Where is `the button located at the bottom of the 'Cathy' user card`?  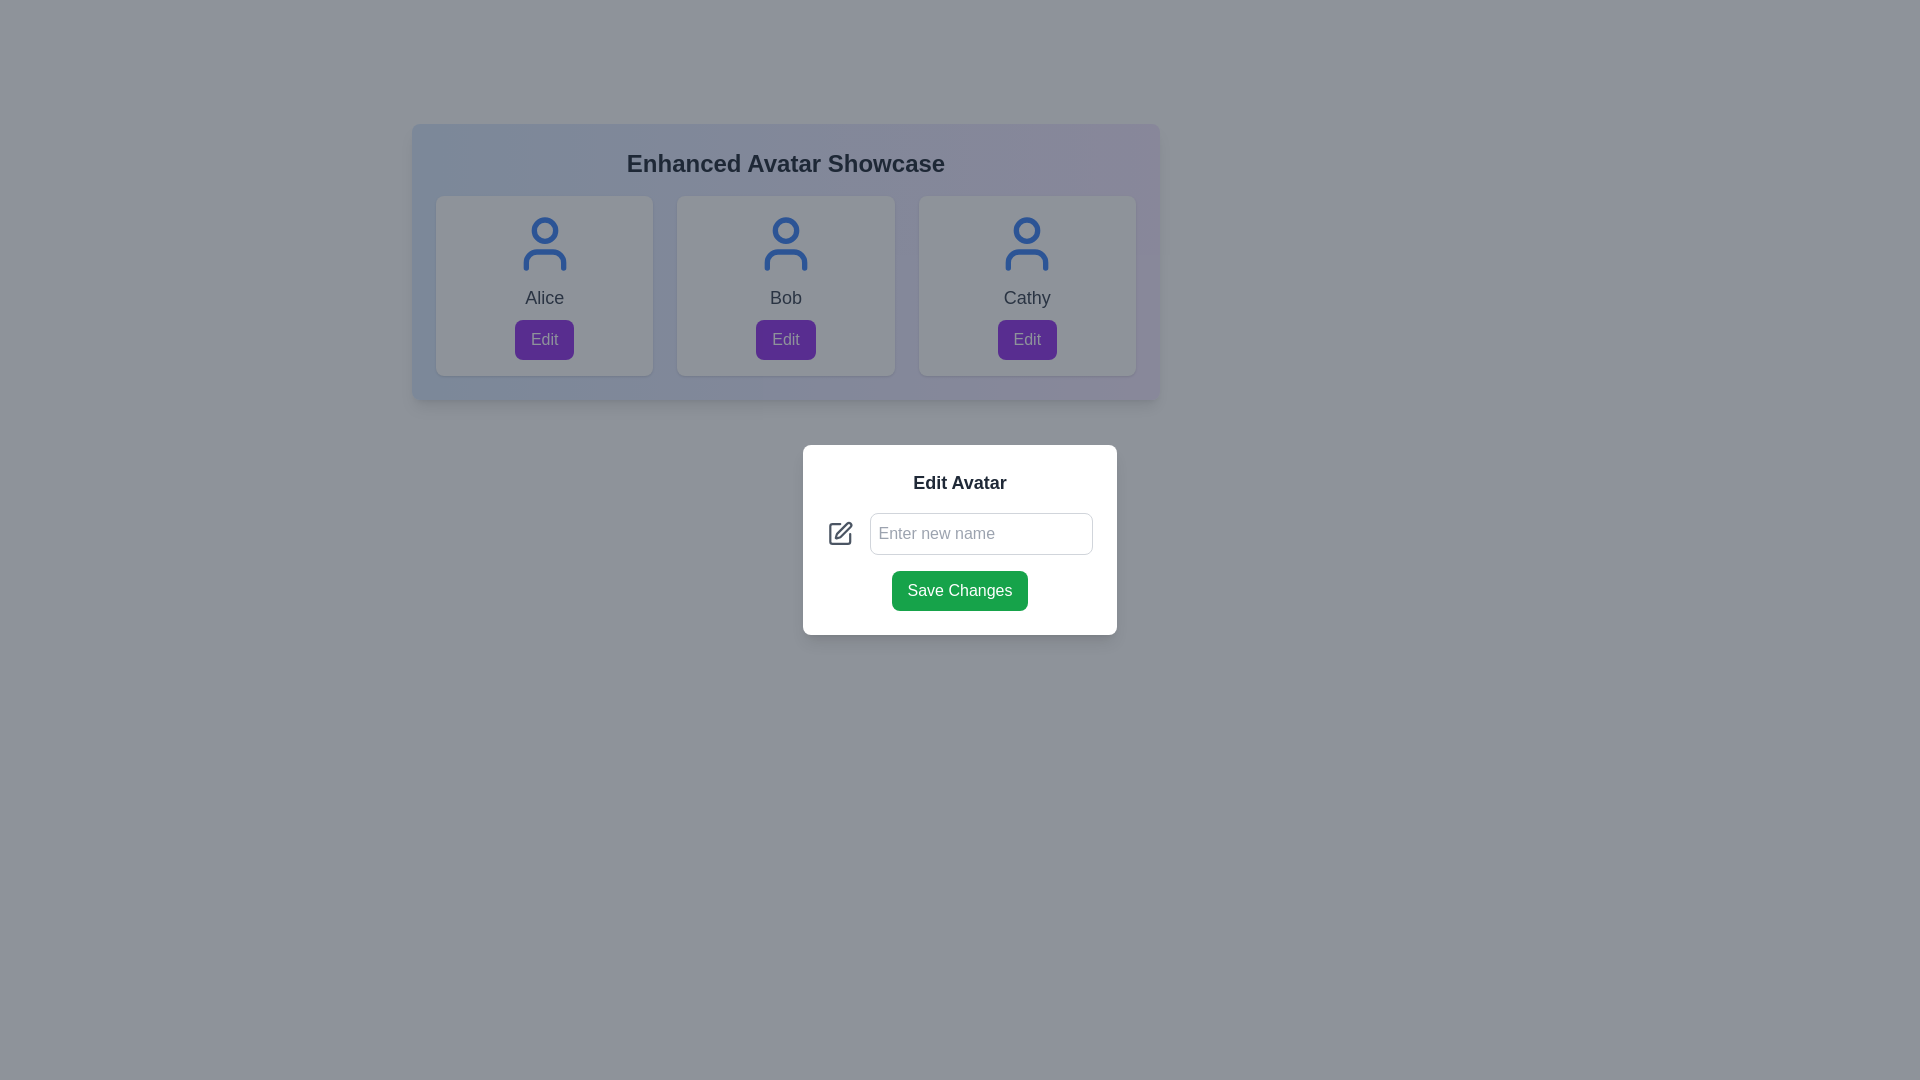
the button located at the bottom of the 'Cathy' user card is located at coordinates (1027, 338).